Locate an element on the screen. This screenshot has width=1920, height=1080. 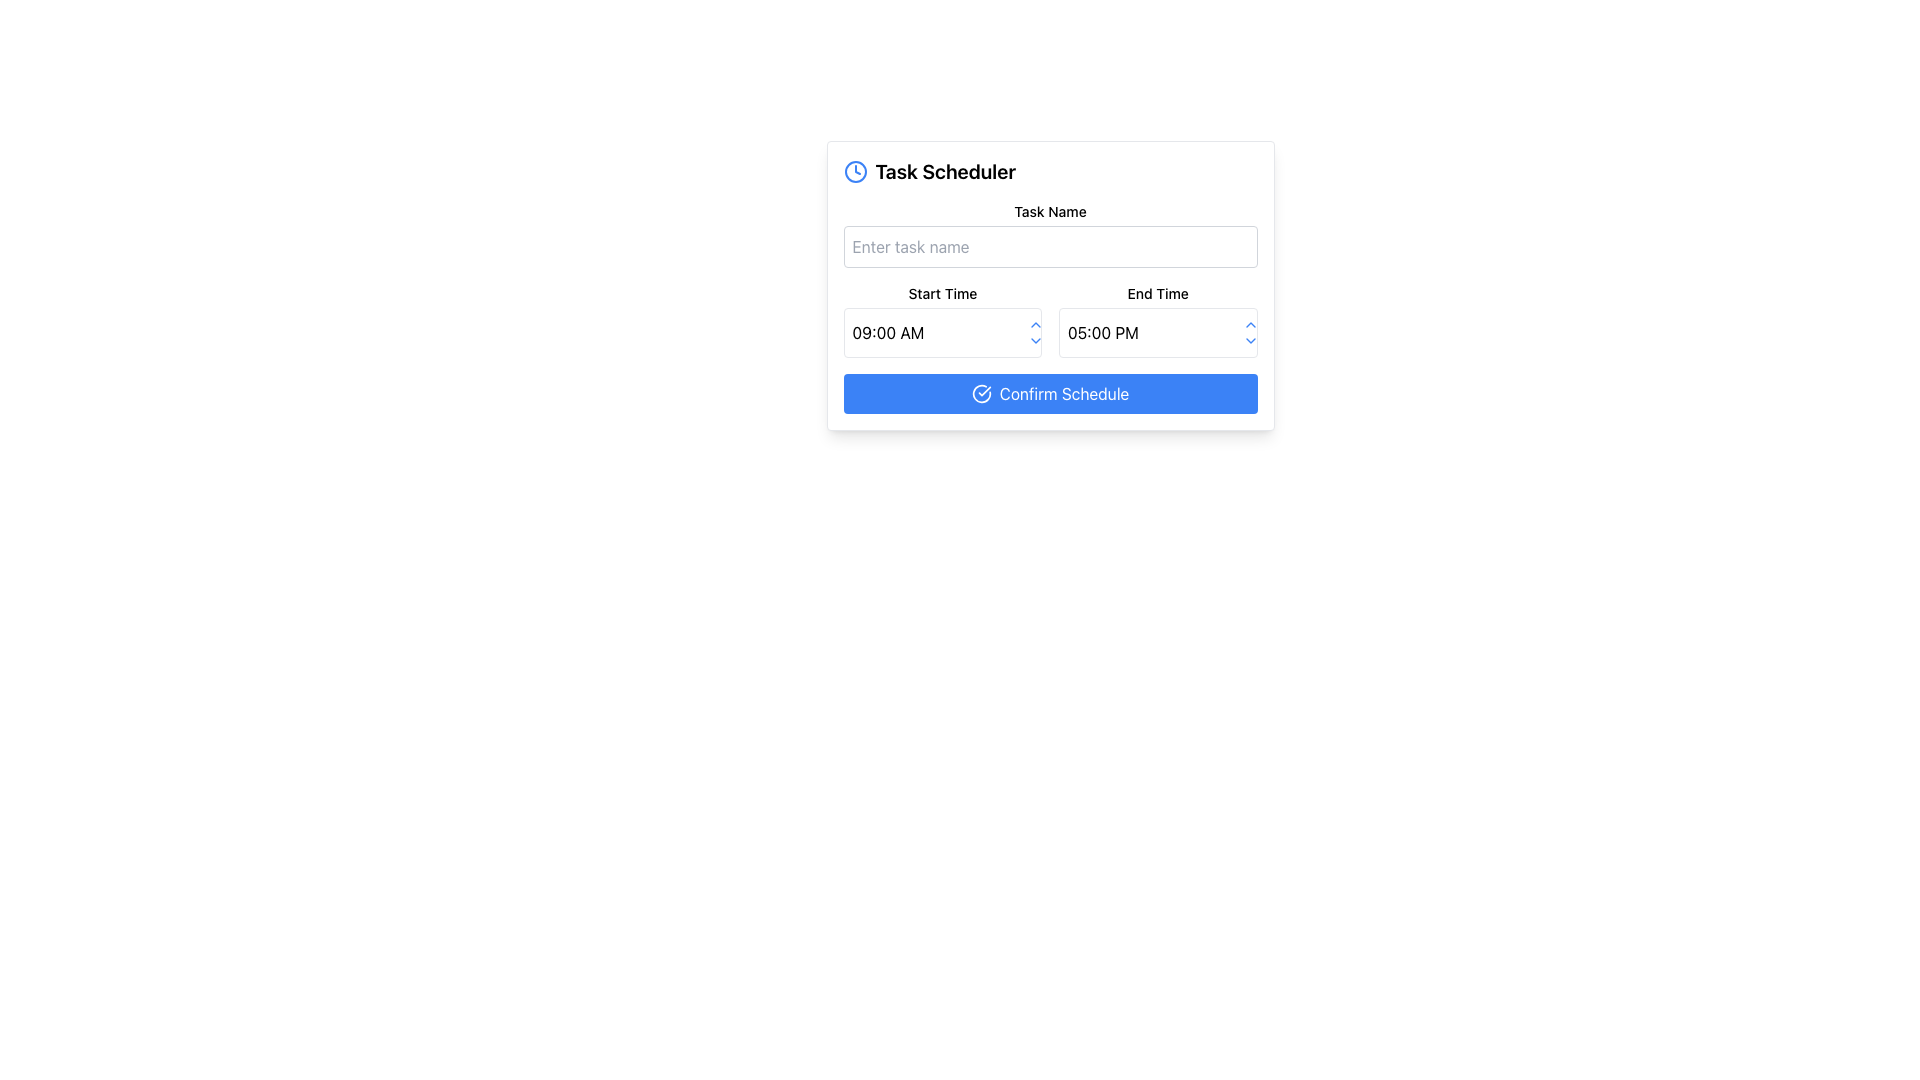
the circular boundary of the clock icon located at the top left side of the modal interface is located at coordinates (855, 171).